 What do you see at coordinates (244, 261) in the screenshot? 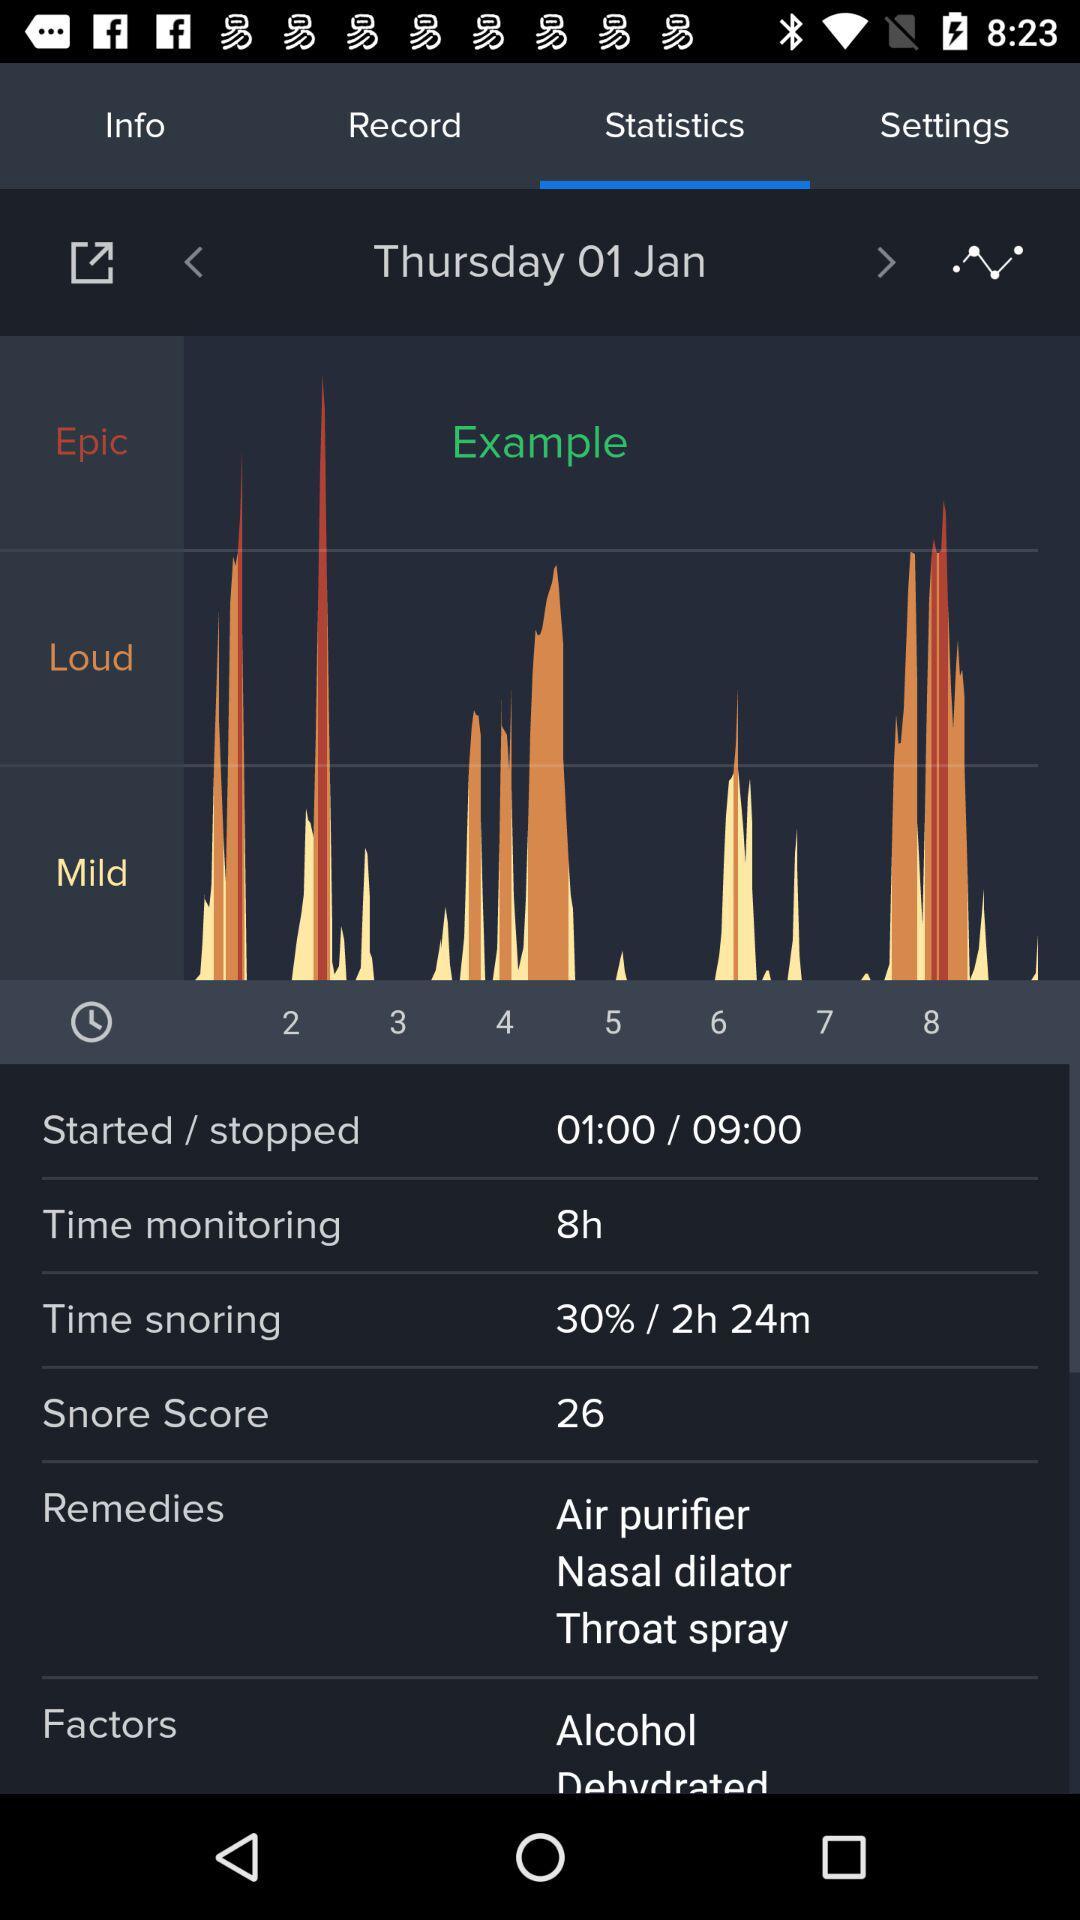
I see `the app to the left of the thursday 01 jan icon` at bounding box center [244, 261].